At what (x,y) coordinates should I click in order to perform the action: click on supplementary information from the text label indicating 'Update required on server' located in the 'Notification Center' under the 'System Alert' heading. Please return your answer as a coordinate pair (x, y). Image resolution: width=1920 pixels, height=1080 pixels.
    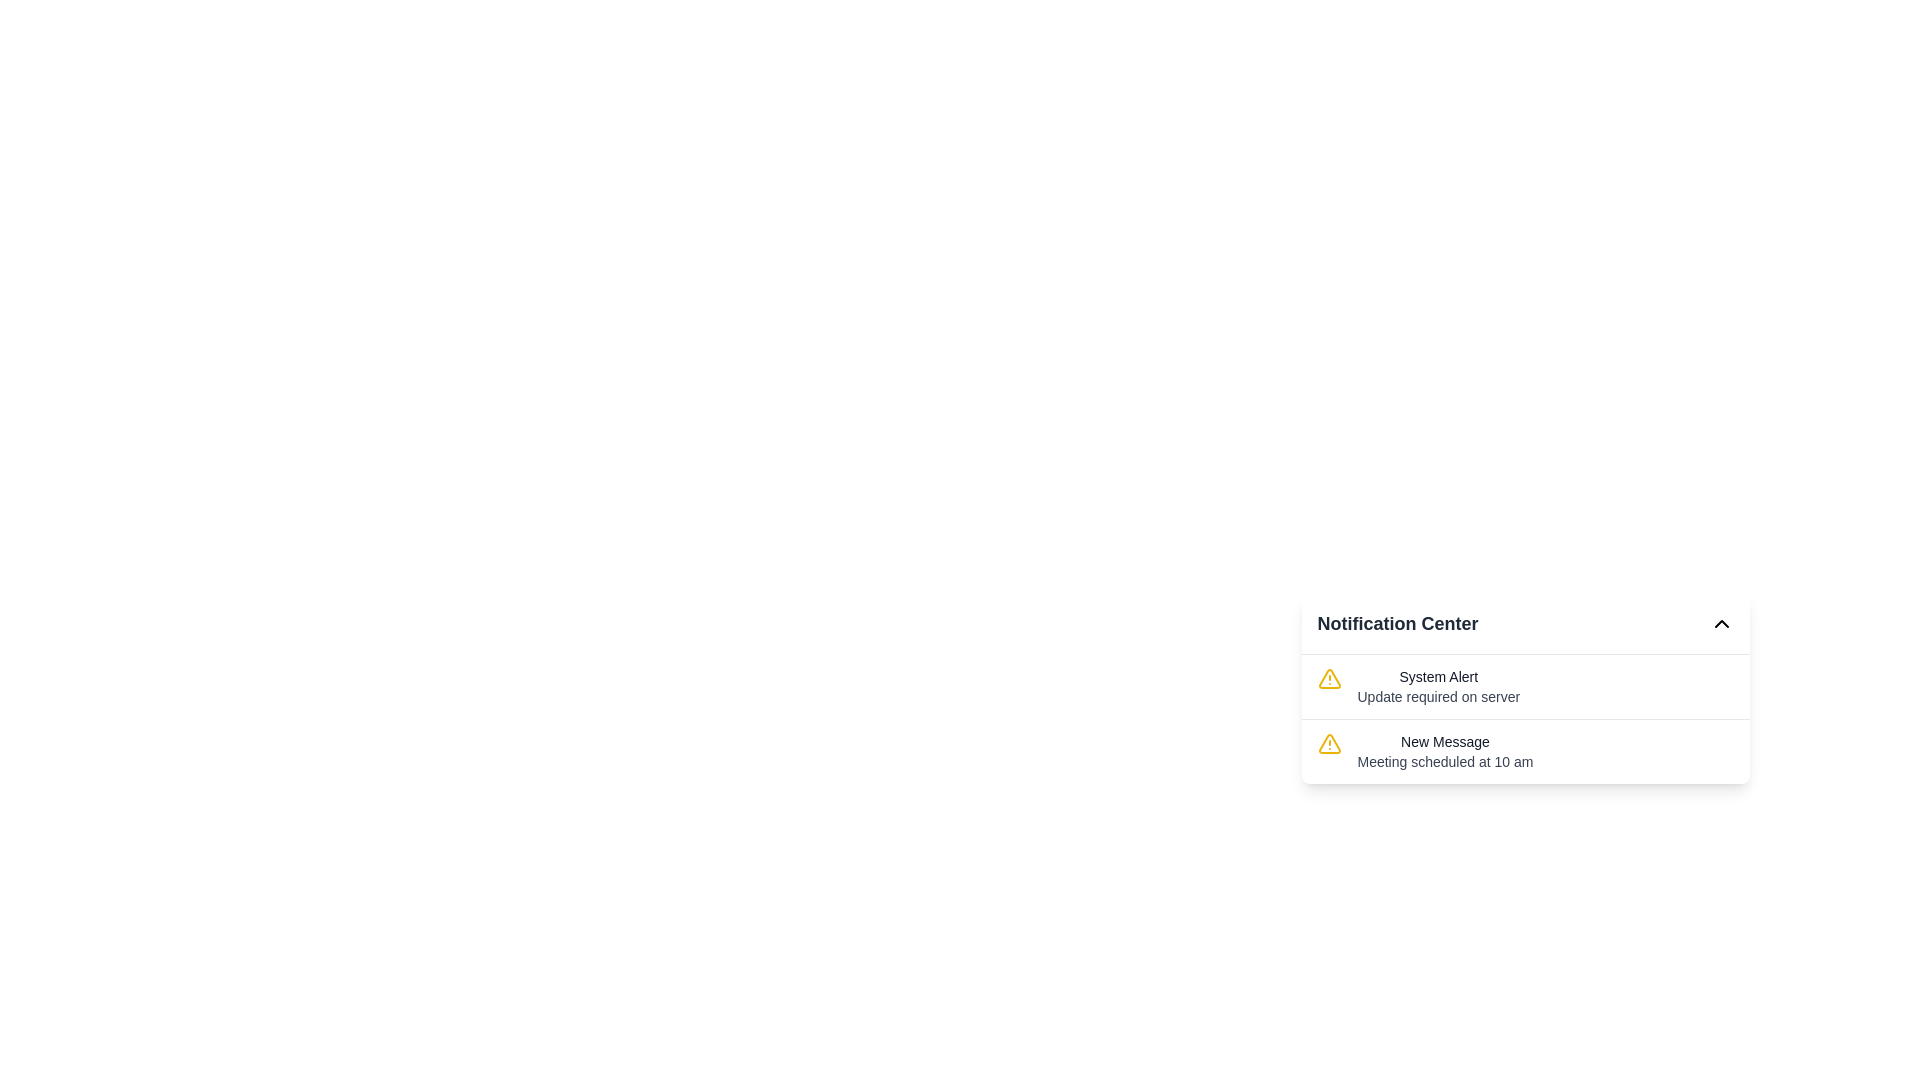
    Looking at the image, I should click on (1437, 696).